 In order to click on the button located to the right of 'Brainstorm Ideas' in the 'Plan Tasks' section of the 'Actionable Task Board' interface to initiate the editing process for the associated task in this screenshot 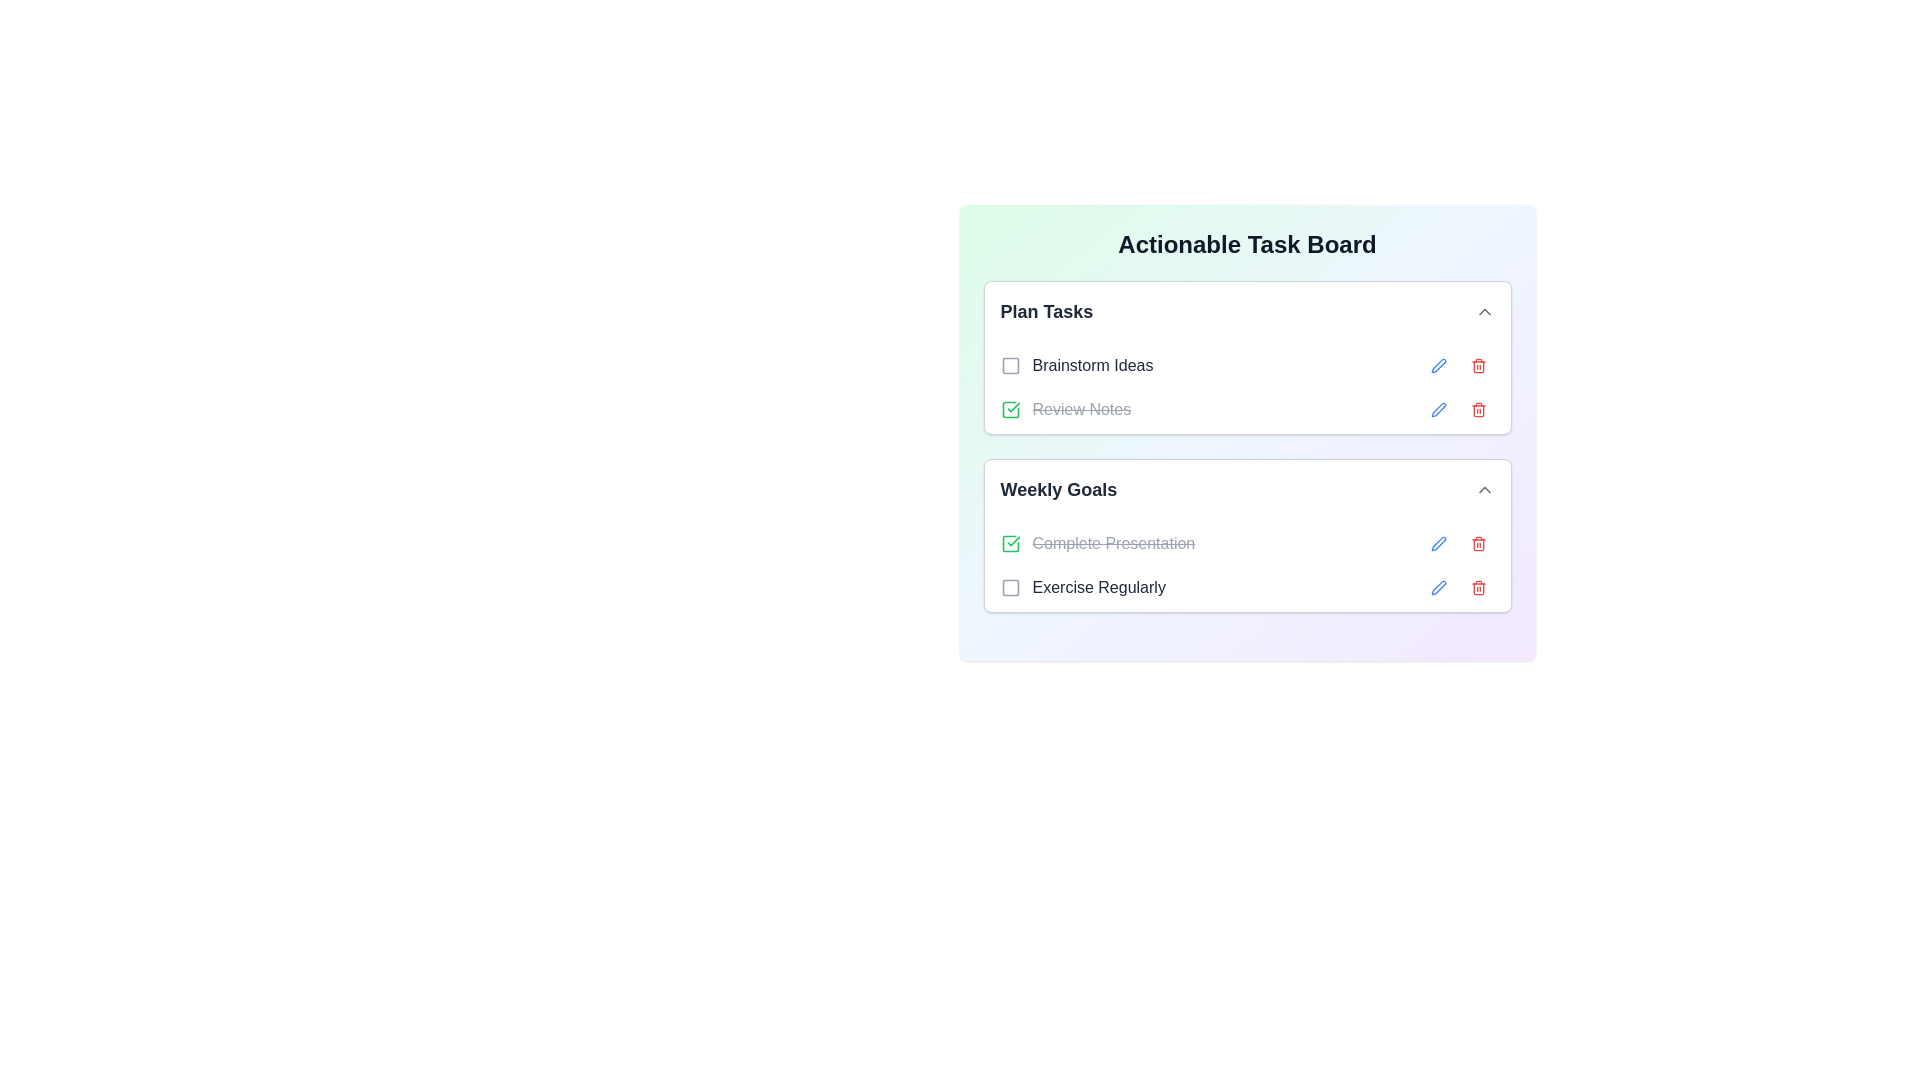, I will do `click(1437, 366)`.